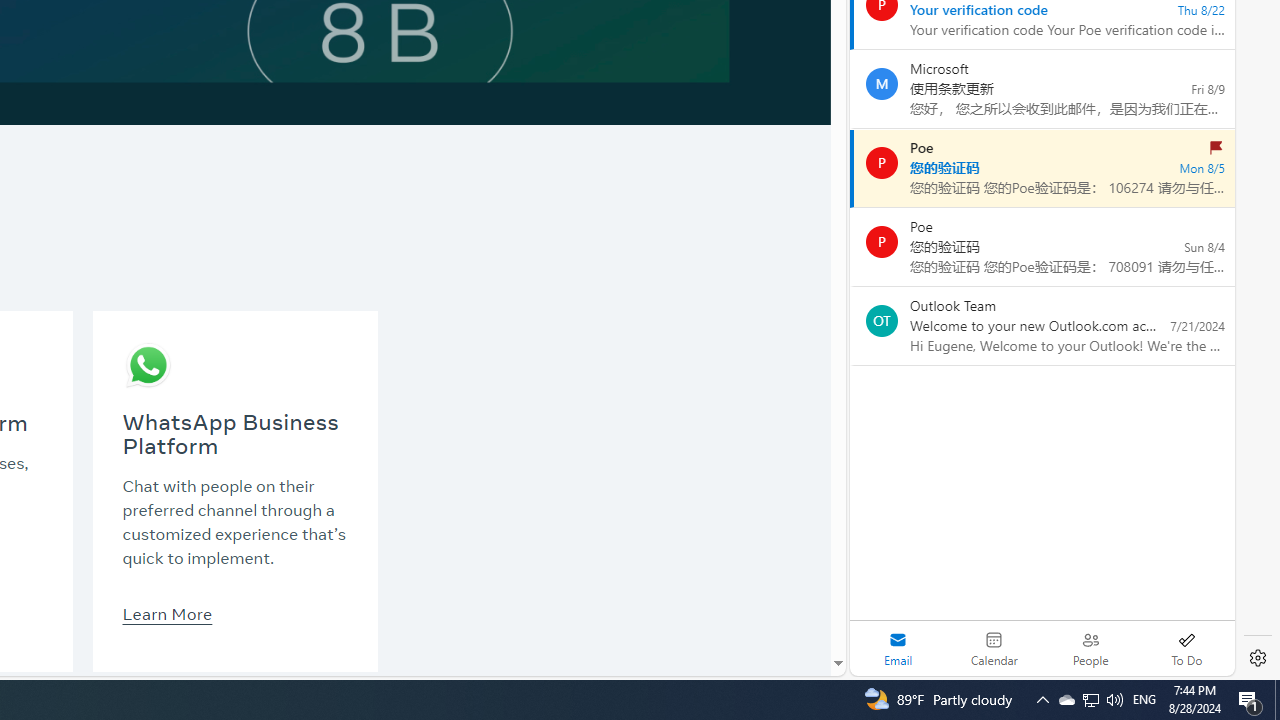 The height and width of the screenshot is (720, 1280). I want to click on 'Learn More', so click(167, 612).